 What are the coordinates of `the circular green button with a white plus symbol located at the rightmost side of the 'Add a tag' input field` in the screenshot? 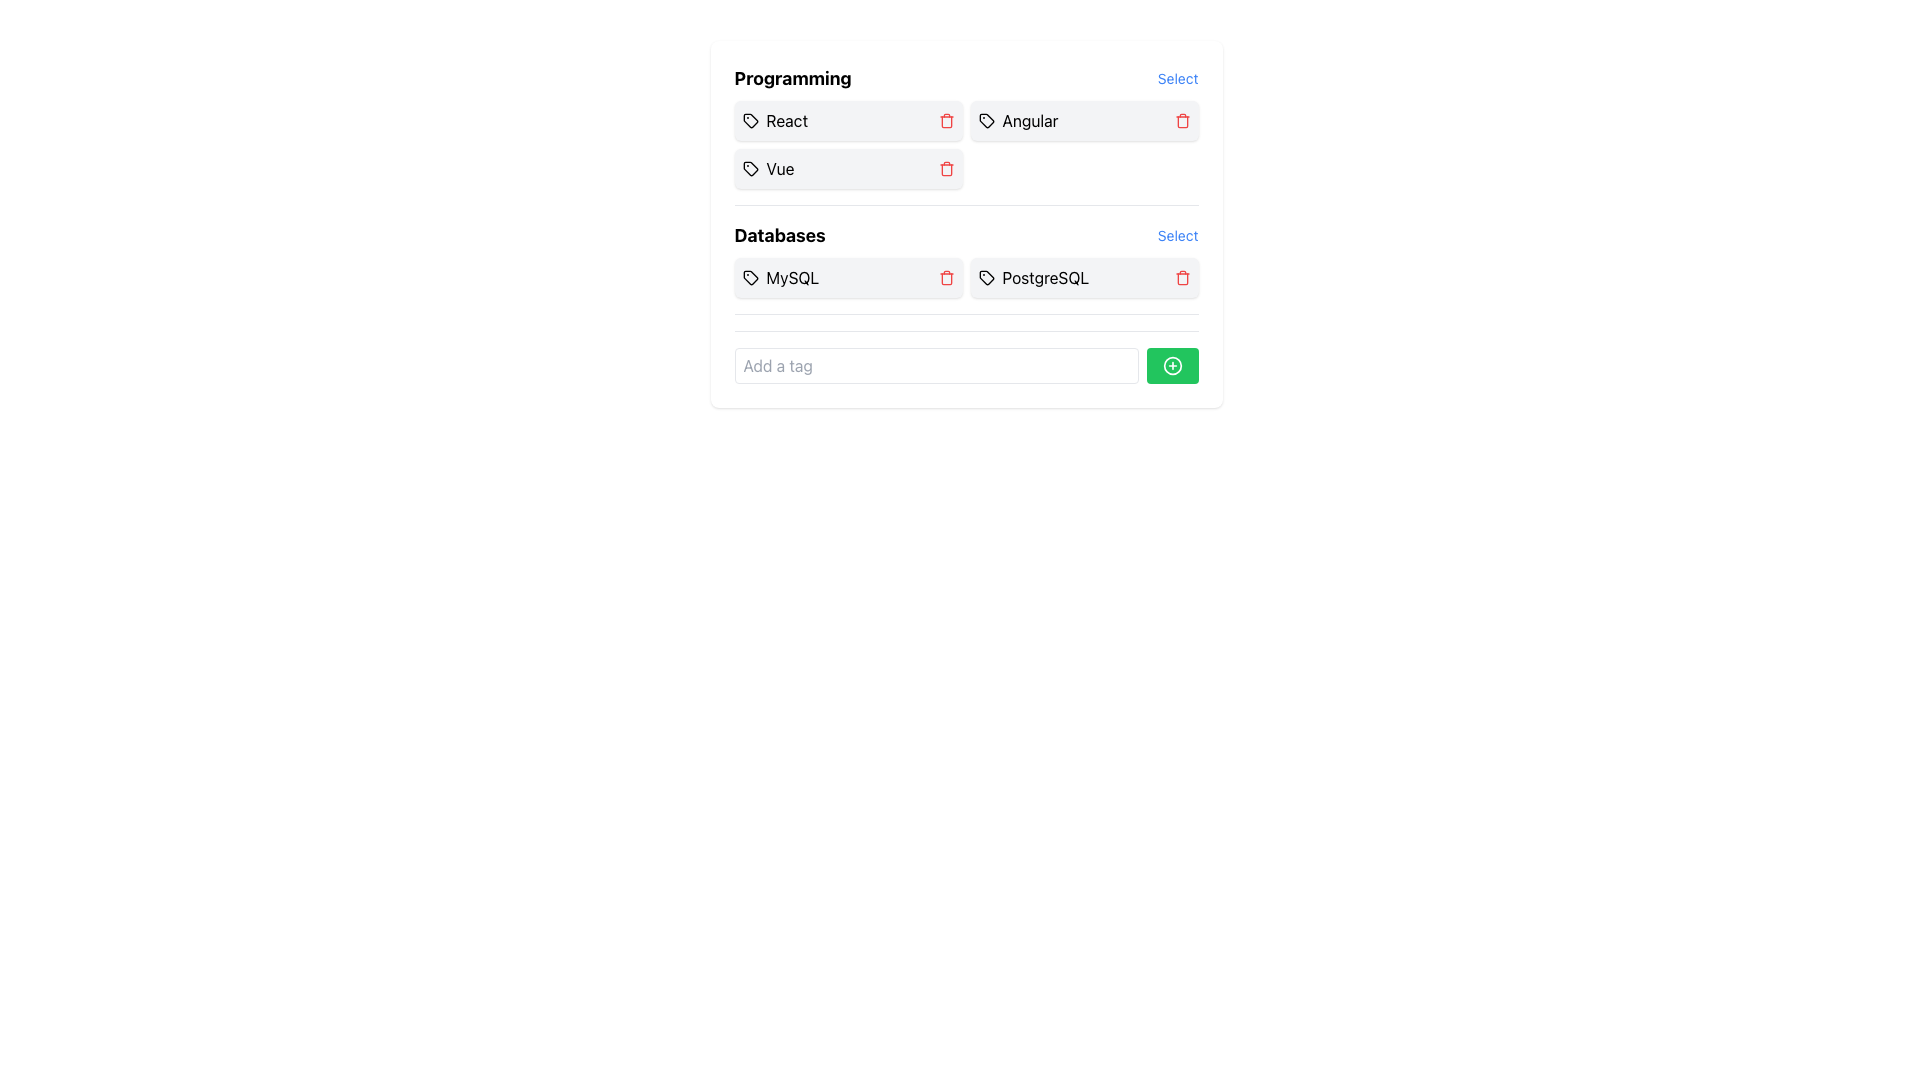 It's located at (1172, 366).